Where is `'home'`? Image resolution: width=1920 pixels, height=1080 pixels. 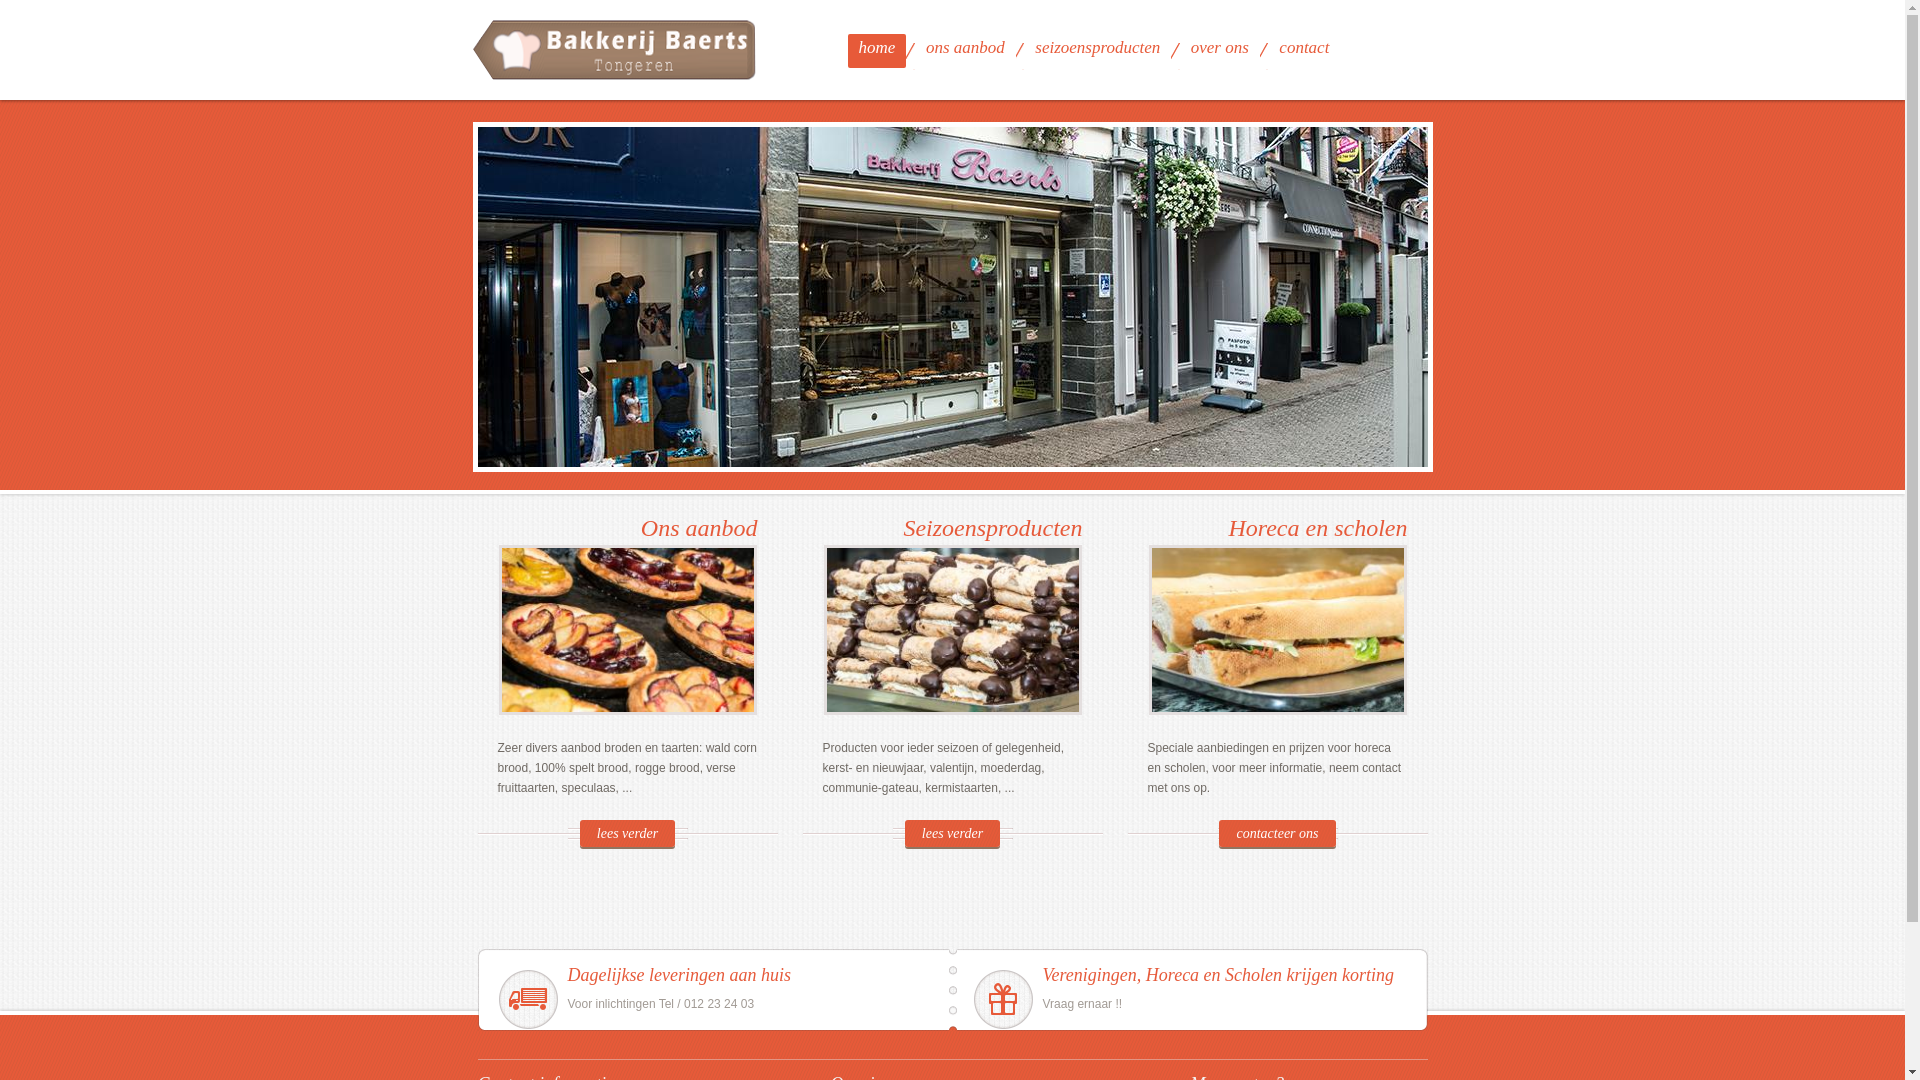 'home' is located at coordinates (877, 49).